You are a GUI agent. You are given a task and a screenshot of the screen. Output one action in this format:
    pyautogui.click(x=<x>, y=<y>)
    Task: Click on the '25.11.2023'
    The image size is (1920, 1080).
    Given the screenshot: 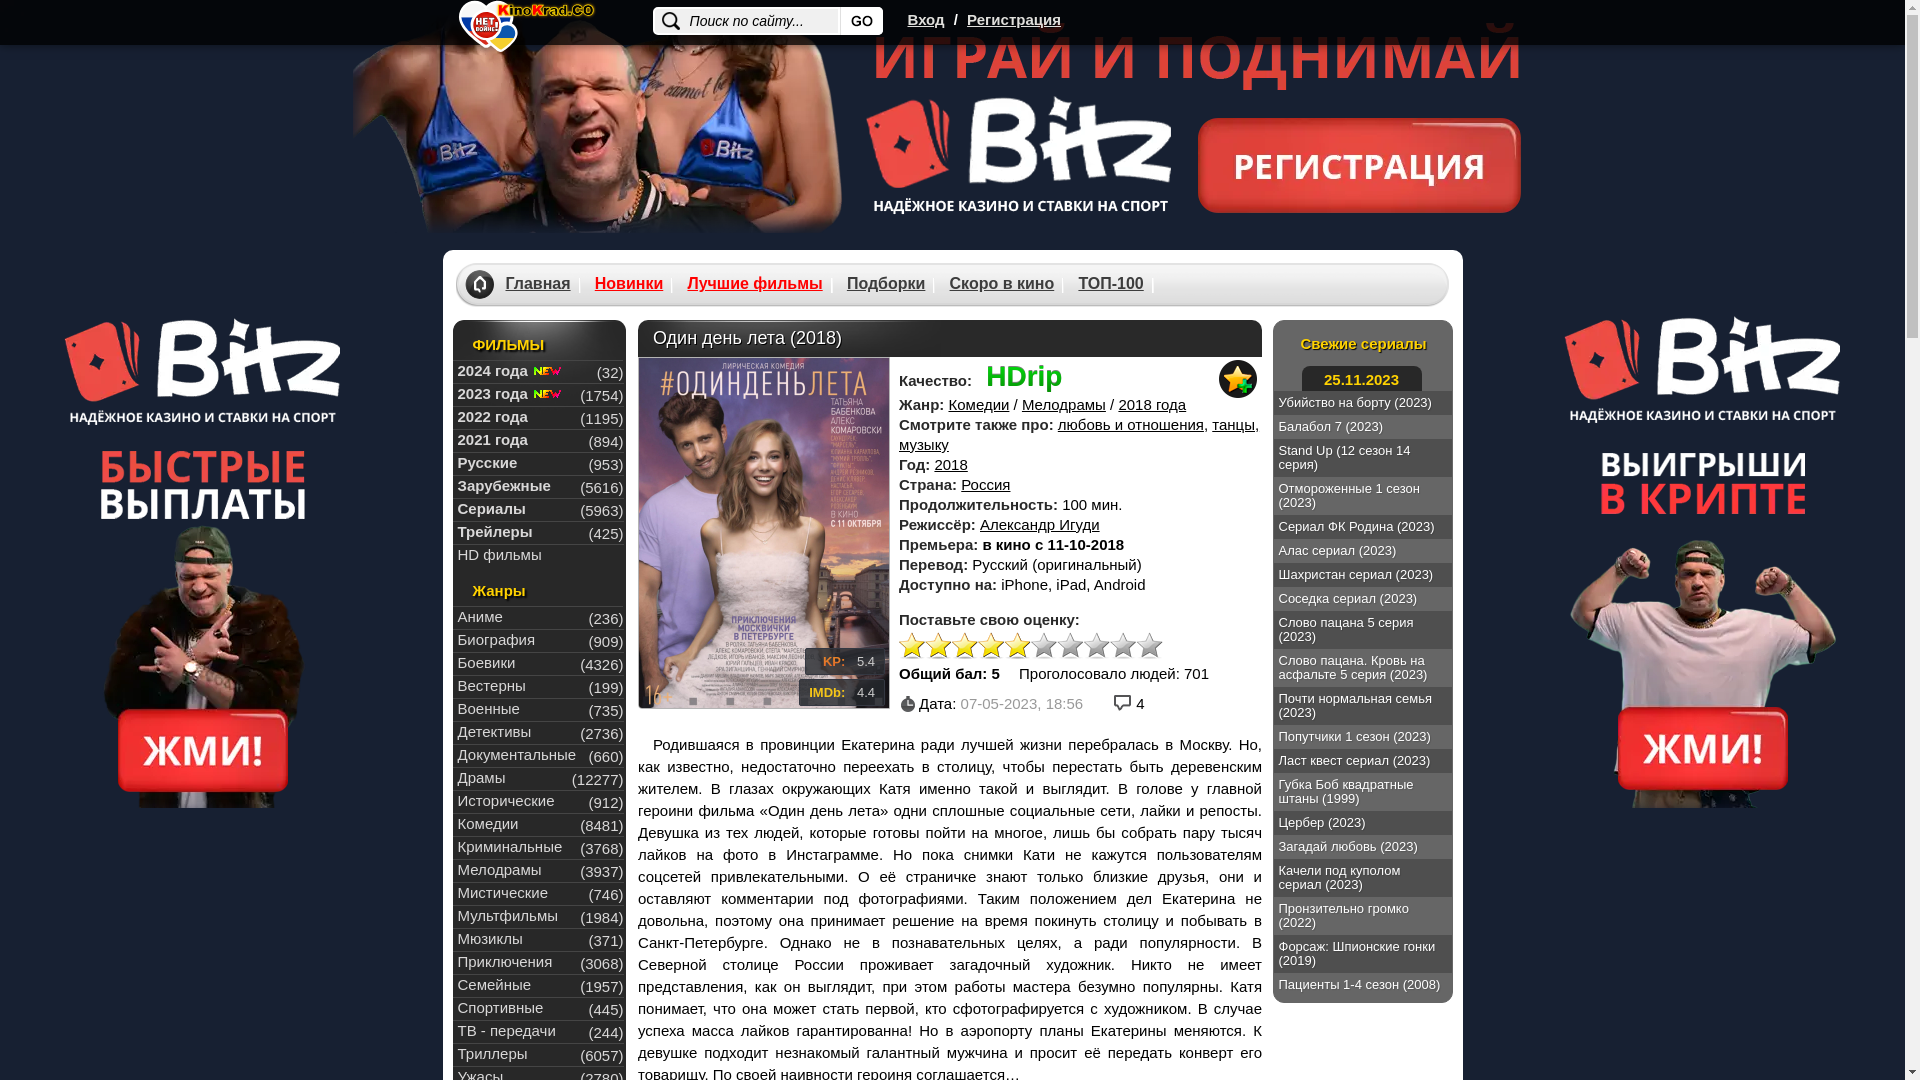 What is the action you would take?
    pyautogui.click(x=1361, y=378)
    